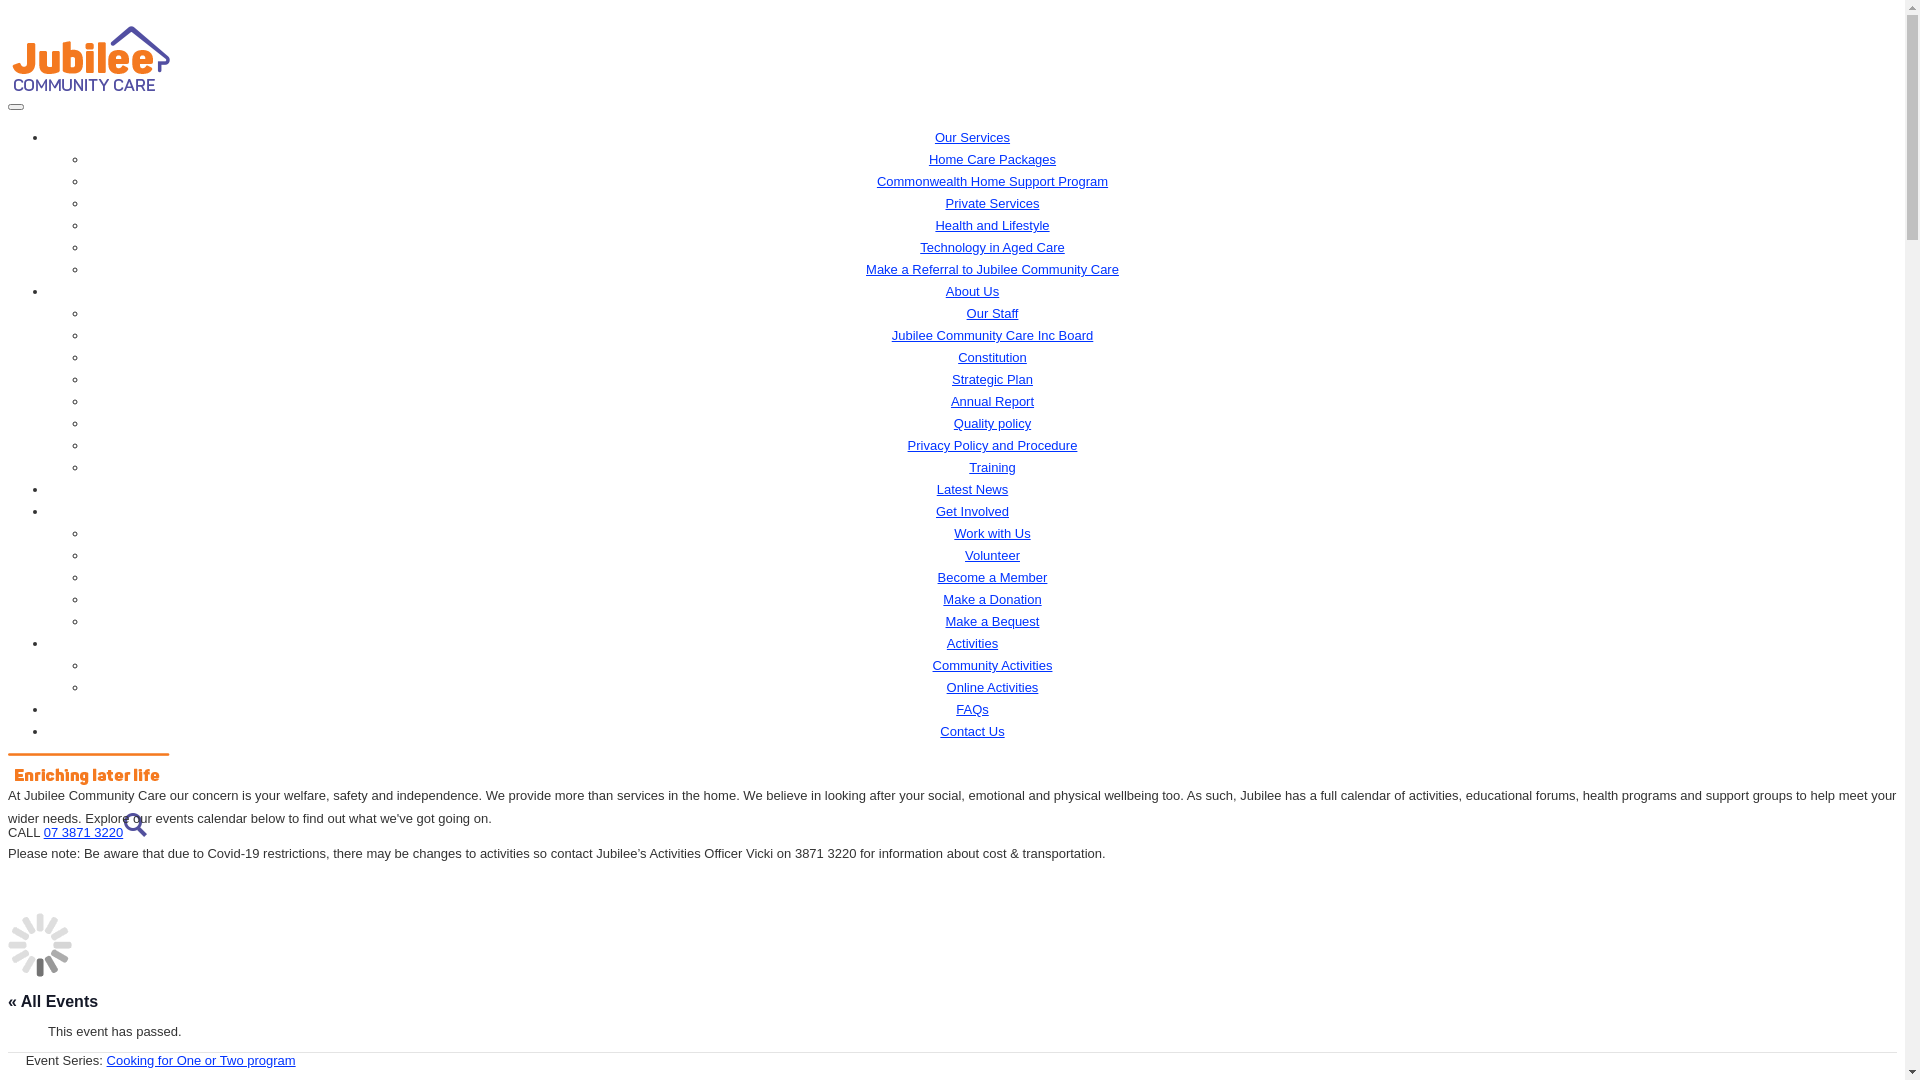 Image resolution: width=1920 pixels, height=1080 pixels. I want to click on 'Health and Lifestyle', so click(992, 225).